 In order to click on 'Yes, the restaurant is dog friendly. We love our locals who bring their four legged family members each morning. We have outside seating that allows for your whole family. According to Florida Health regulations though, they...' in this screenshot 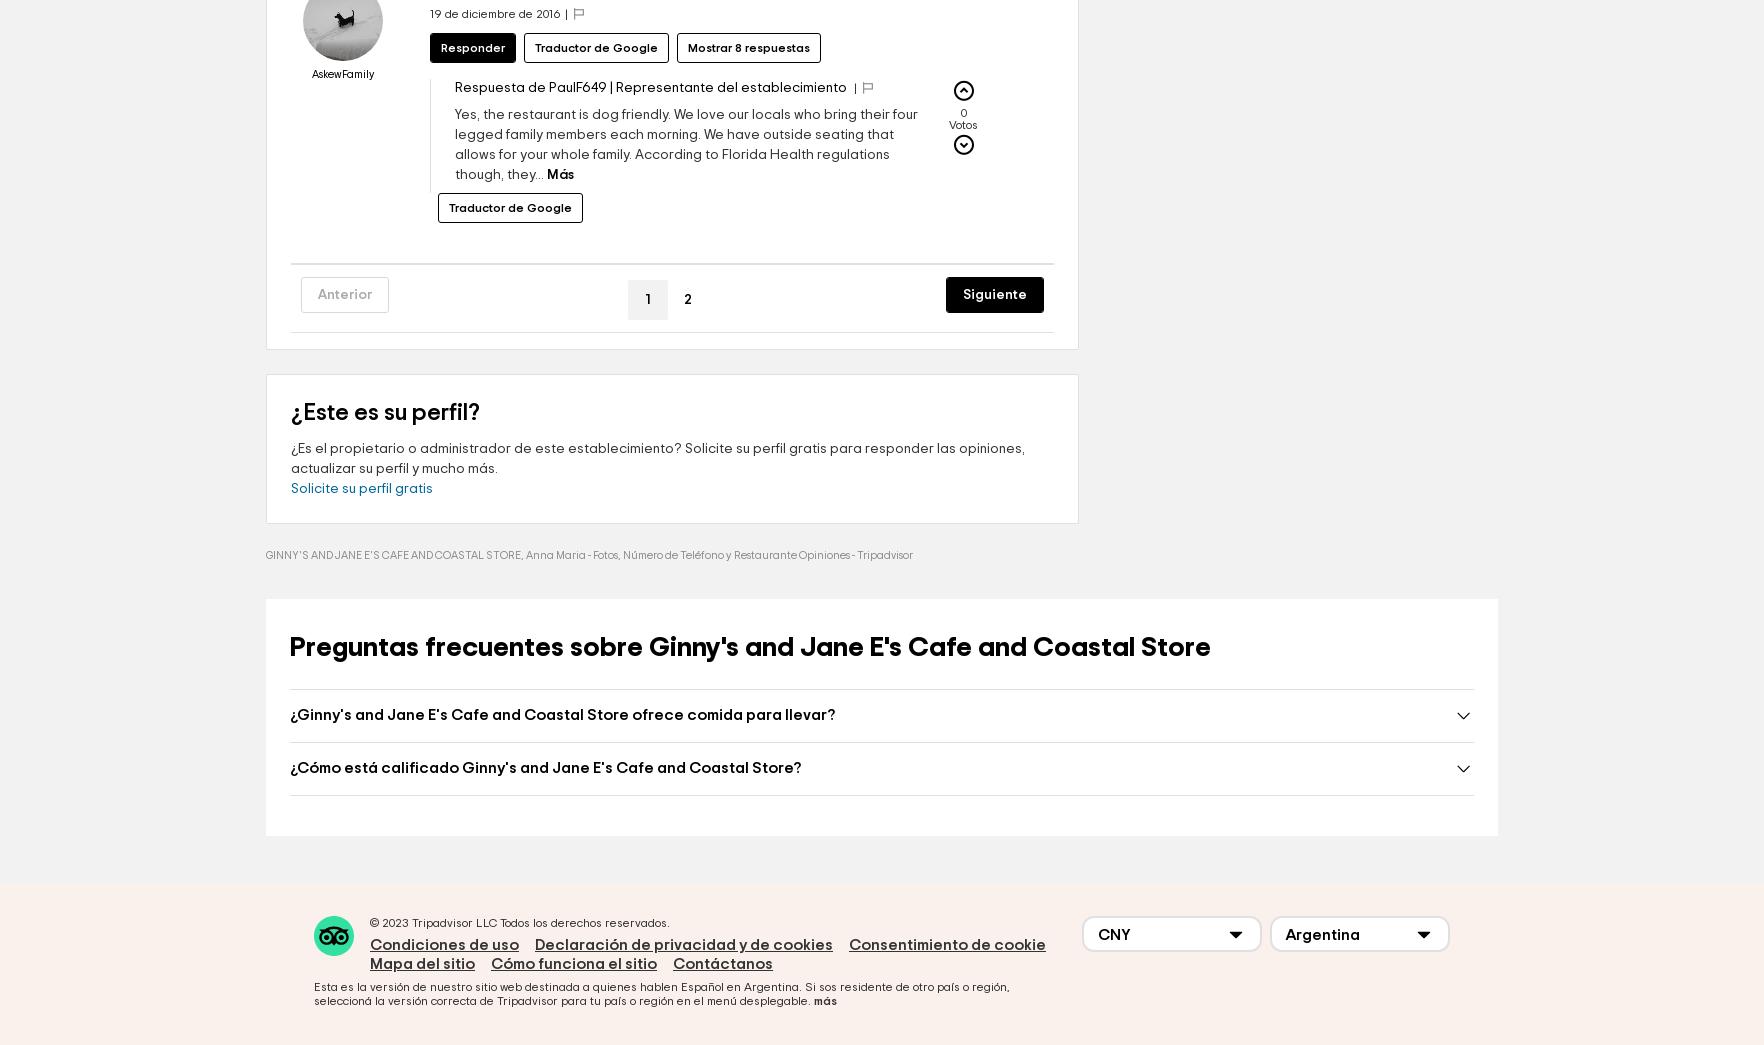, I will do `click(454, 205)`.